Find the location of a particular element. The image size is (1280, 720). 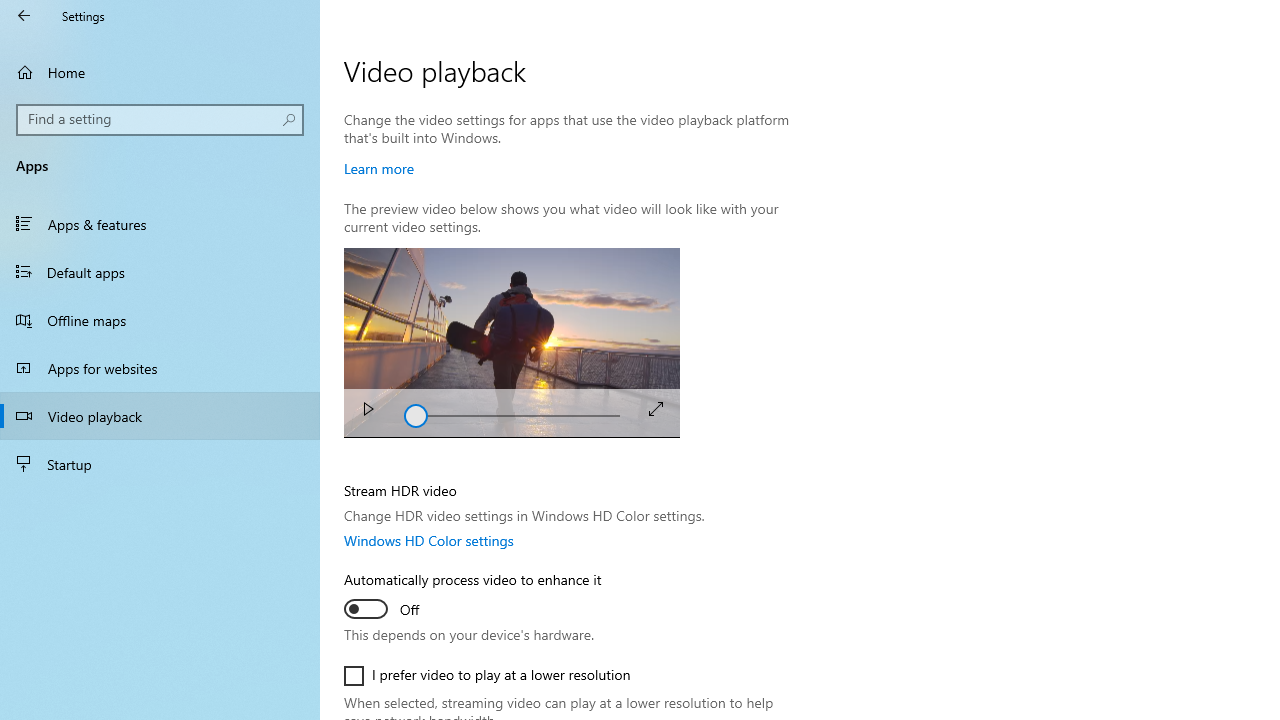

'Full Screen' is located at coordinates (656, 407).